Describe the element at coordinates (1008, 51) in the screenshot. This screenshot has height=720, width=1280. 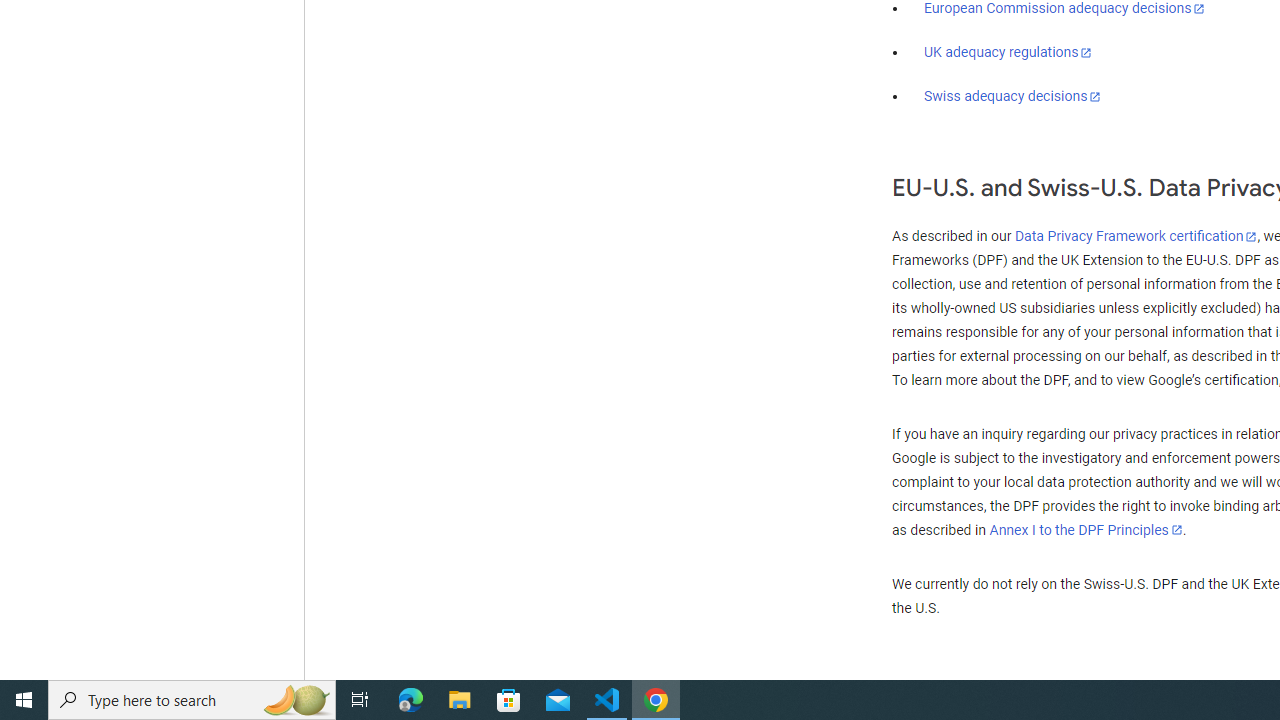
I see `'UK adequacy regulations'` at that location.